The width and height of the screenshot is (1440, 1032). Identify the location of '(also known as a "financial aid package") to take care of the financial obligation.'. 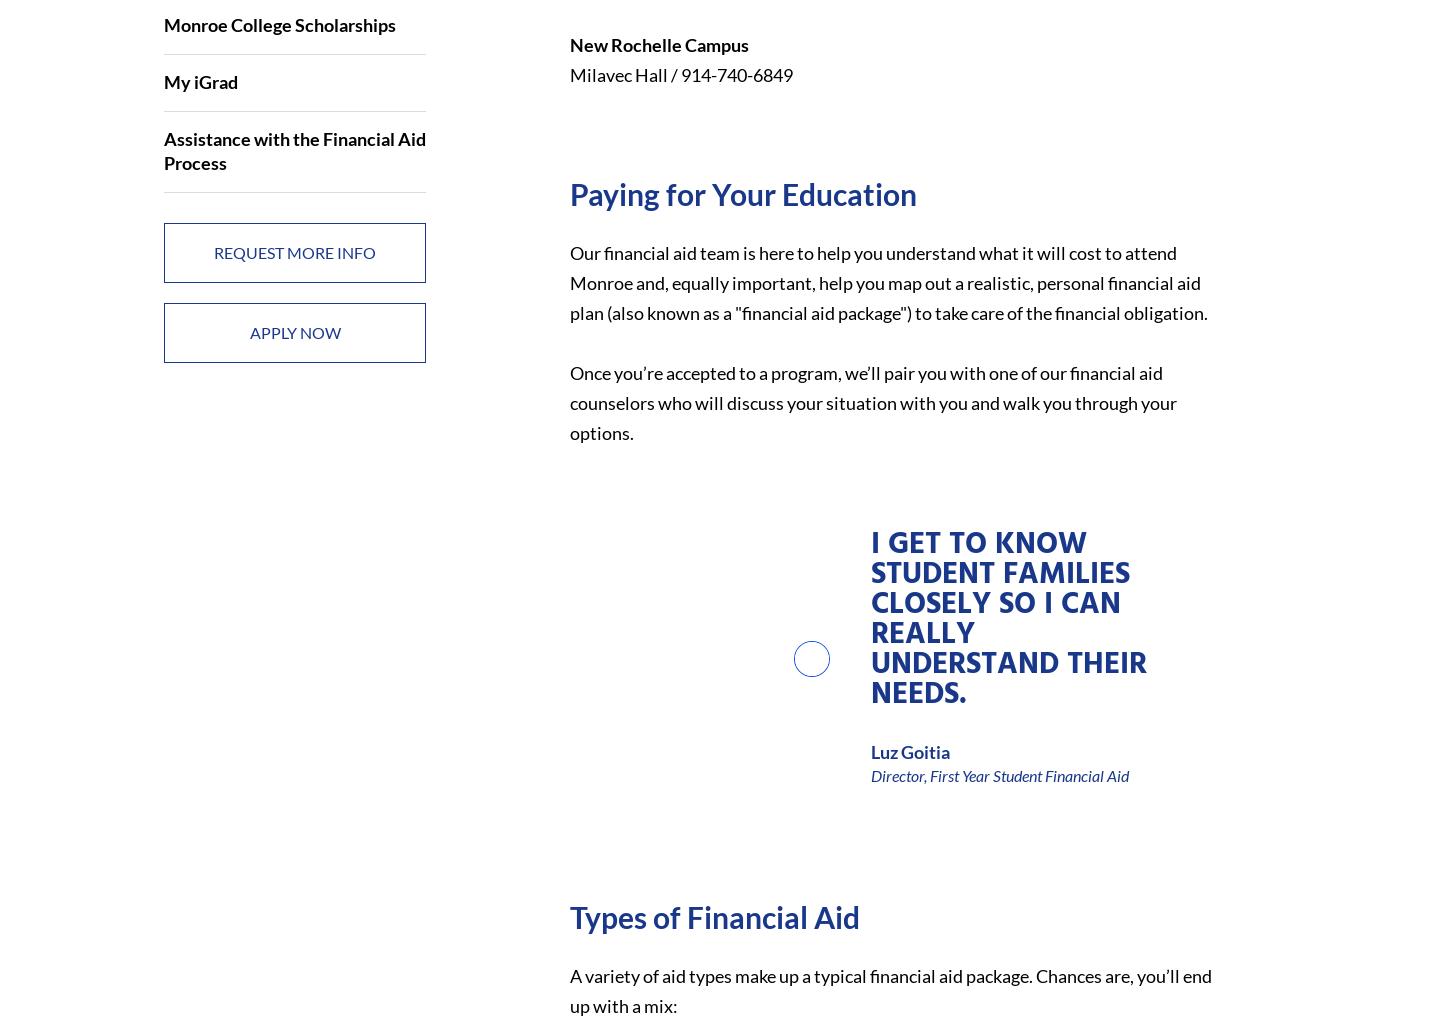
(604, 311).